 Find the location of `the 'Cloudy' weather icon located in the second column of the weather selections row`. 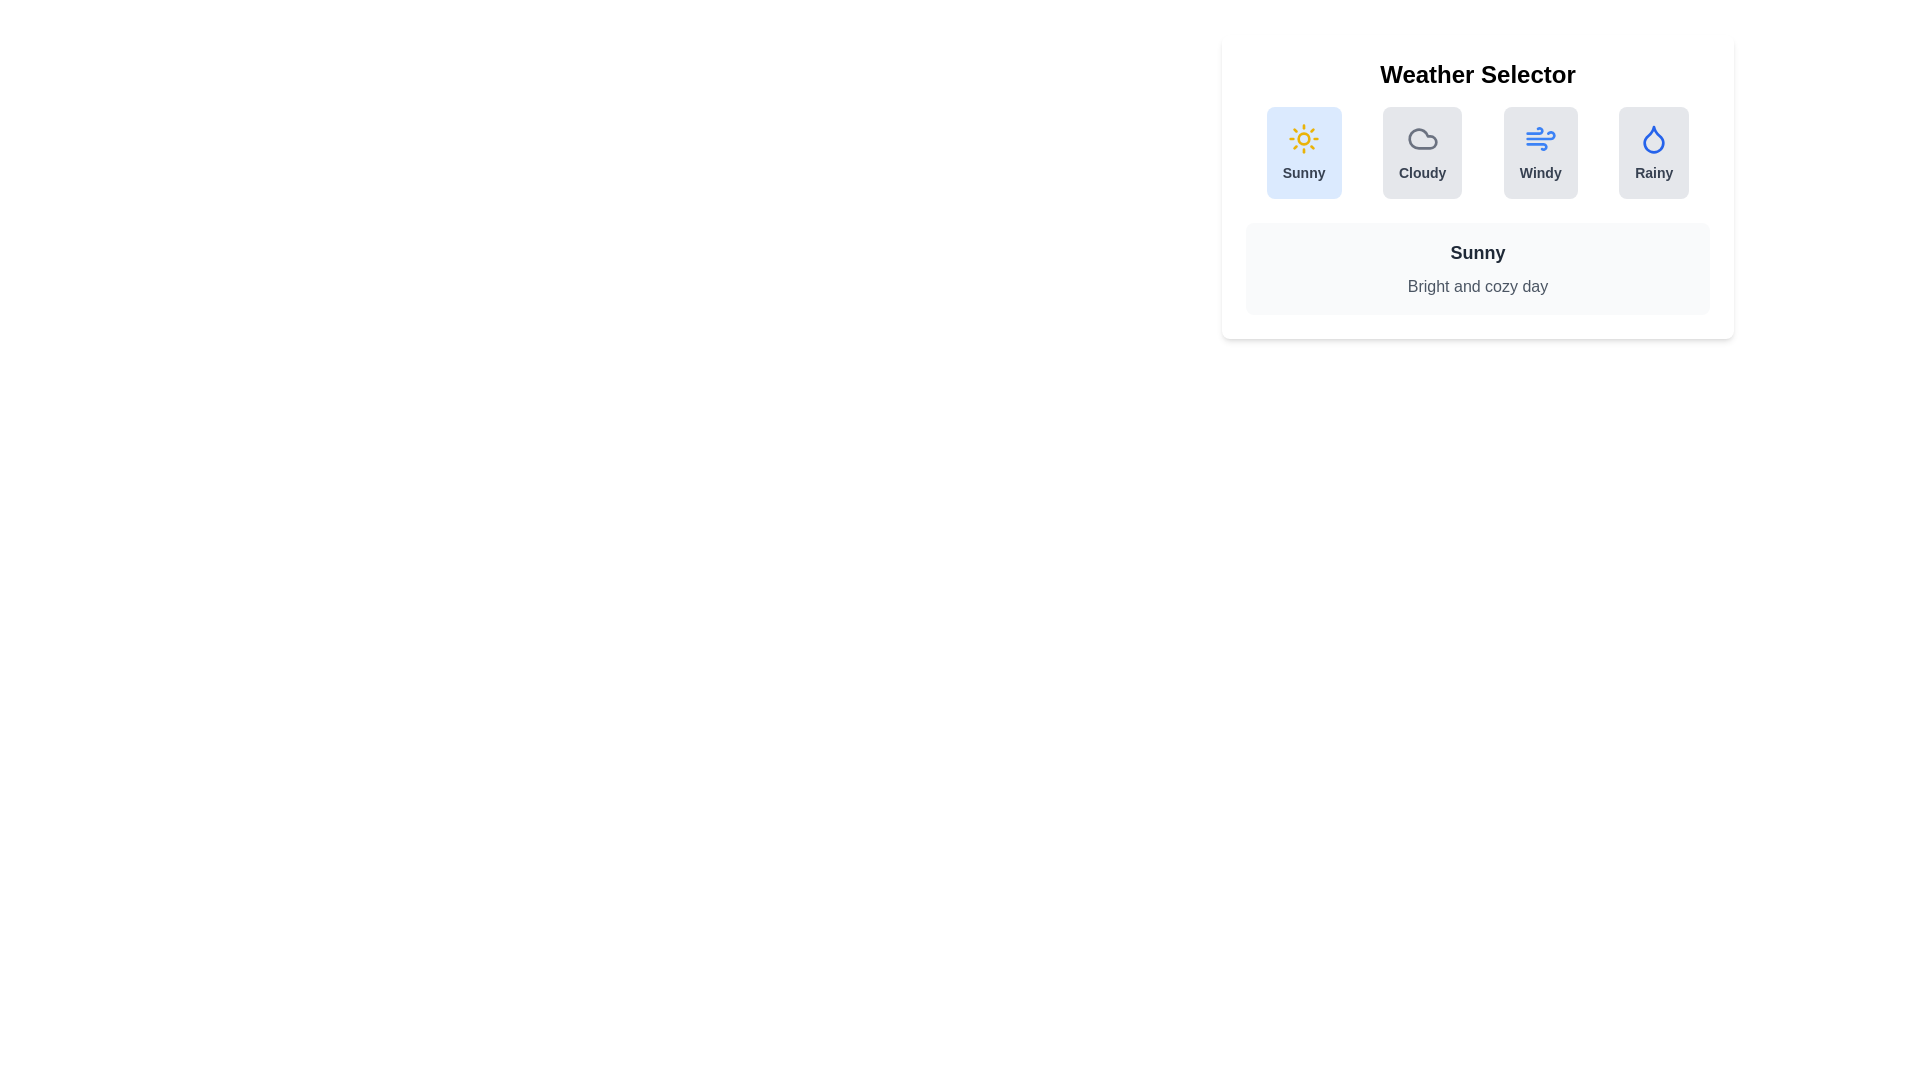

the 'Cloudy' weather icon located in the second column of the weather selections row is located at coordinates (1421, 137).